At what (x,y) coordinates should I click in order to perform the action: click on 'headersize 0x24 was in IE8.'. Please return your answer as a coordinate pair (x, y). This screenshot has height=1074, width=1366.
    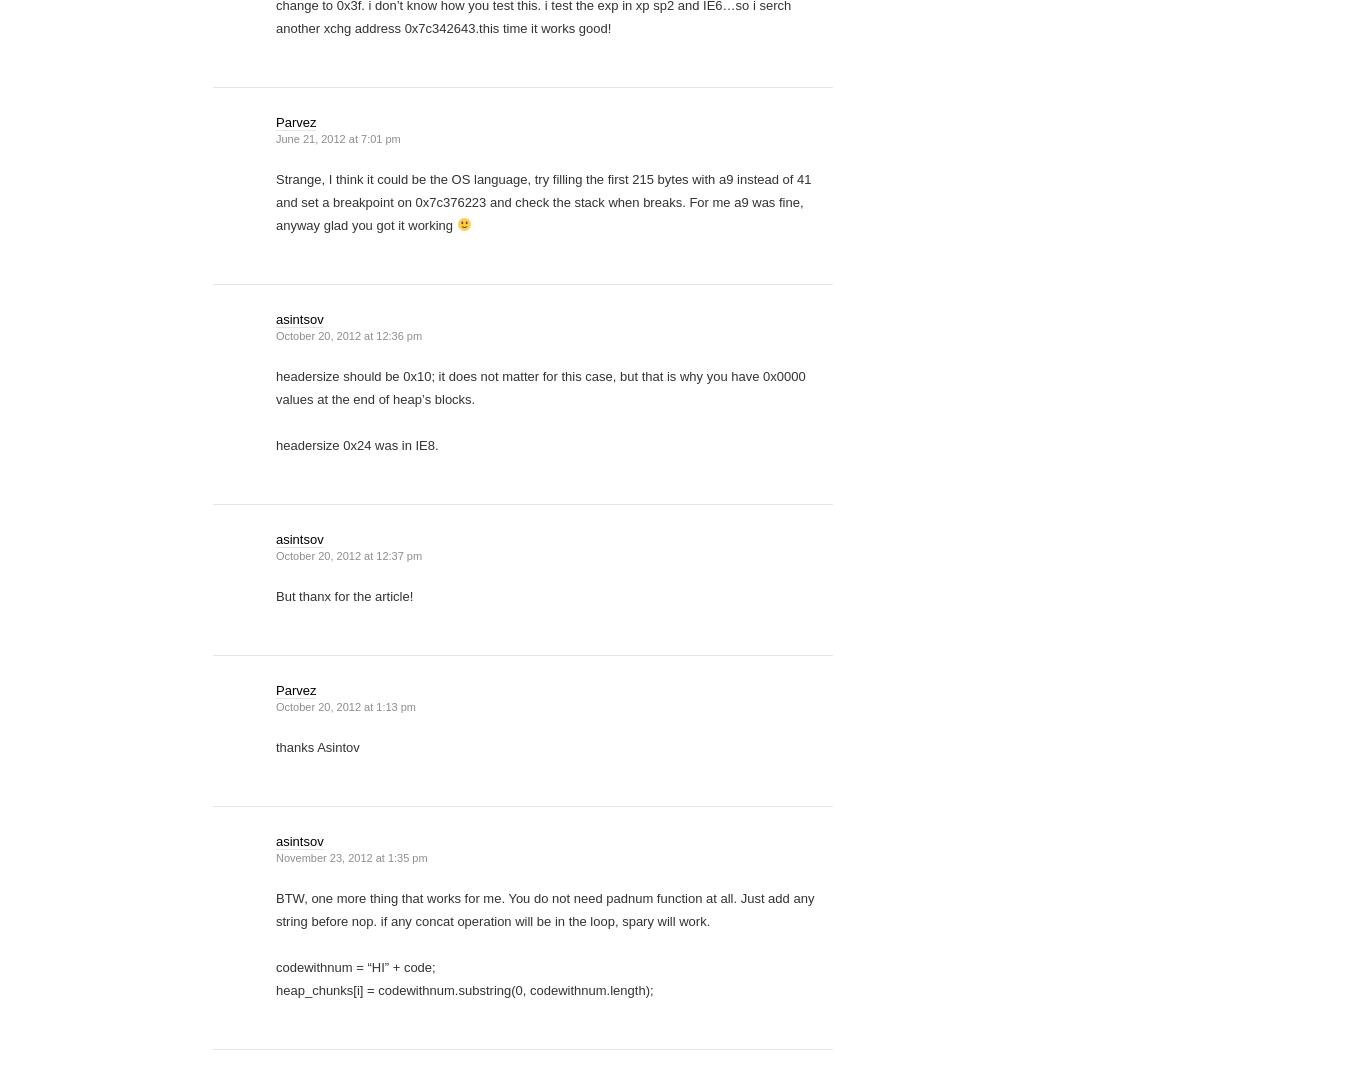
    Looking at the image, I should click on (355, 444).